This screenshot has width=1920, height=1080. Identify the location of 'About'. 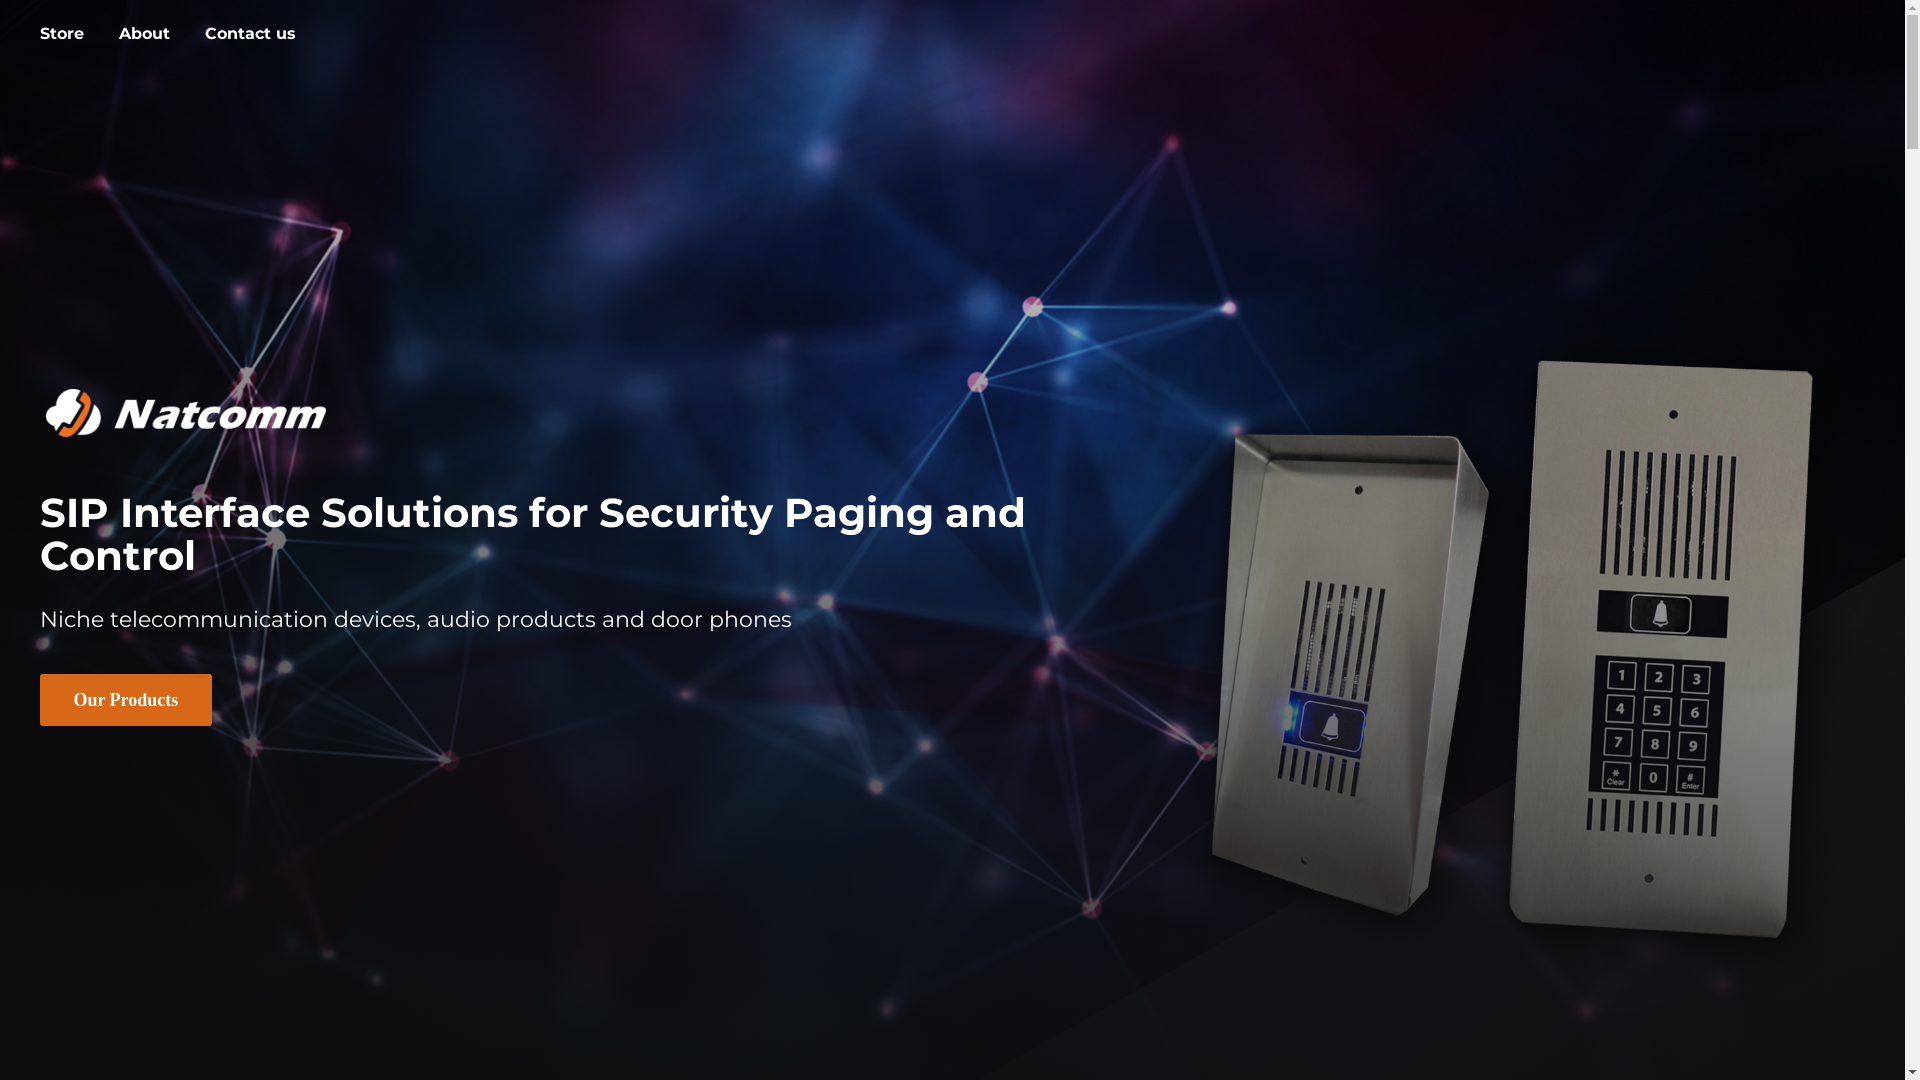
(143, 34).